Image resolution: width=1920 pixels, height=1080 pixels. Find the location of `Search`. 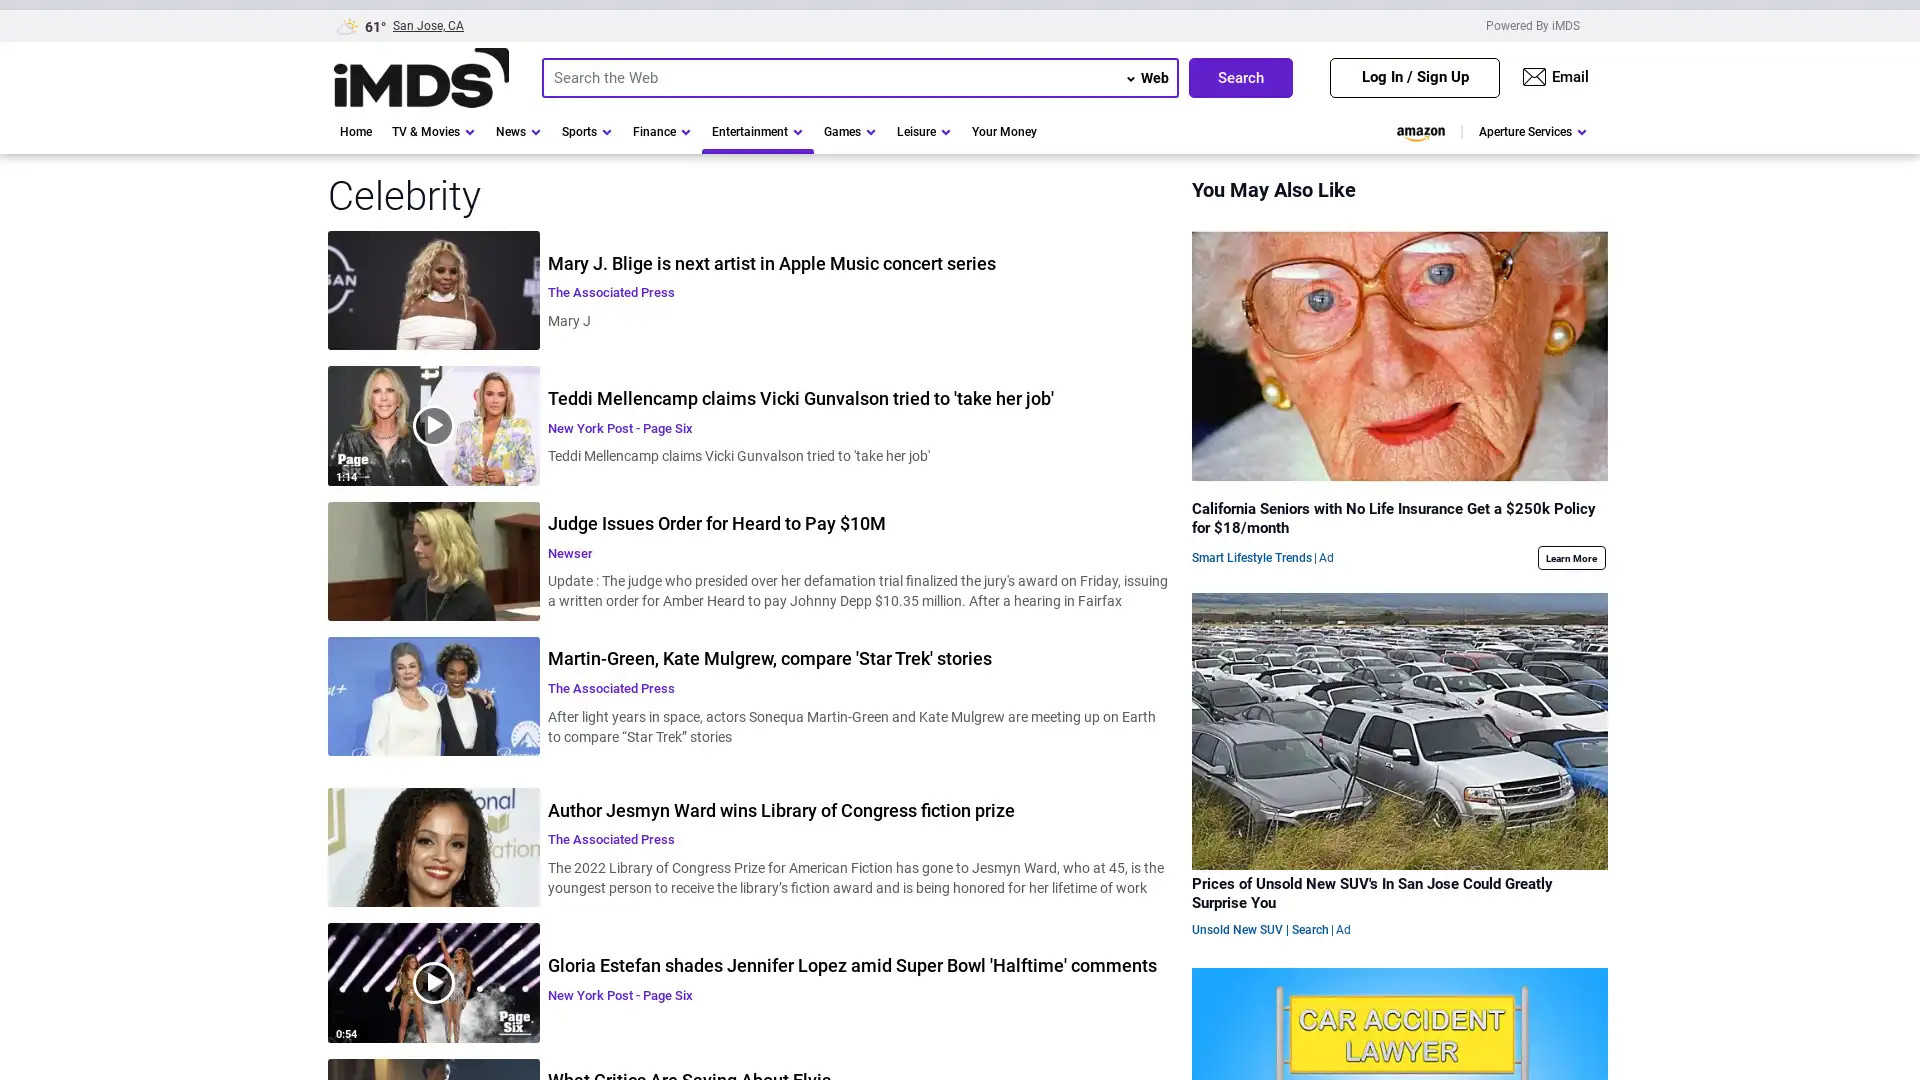

Search is located at coordinates (1240, 76).